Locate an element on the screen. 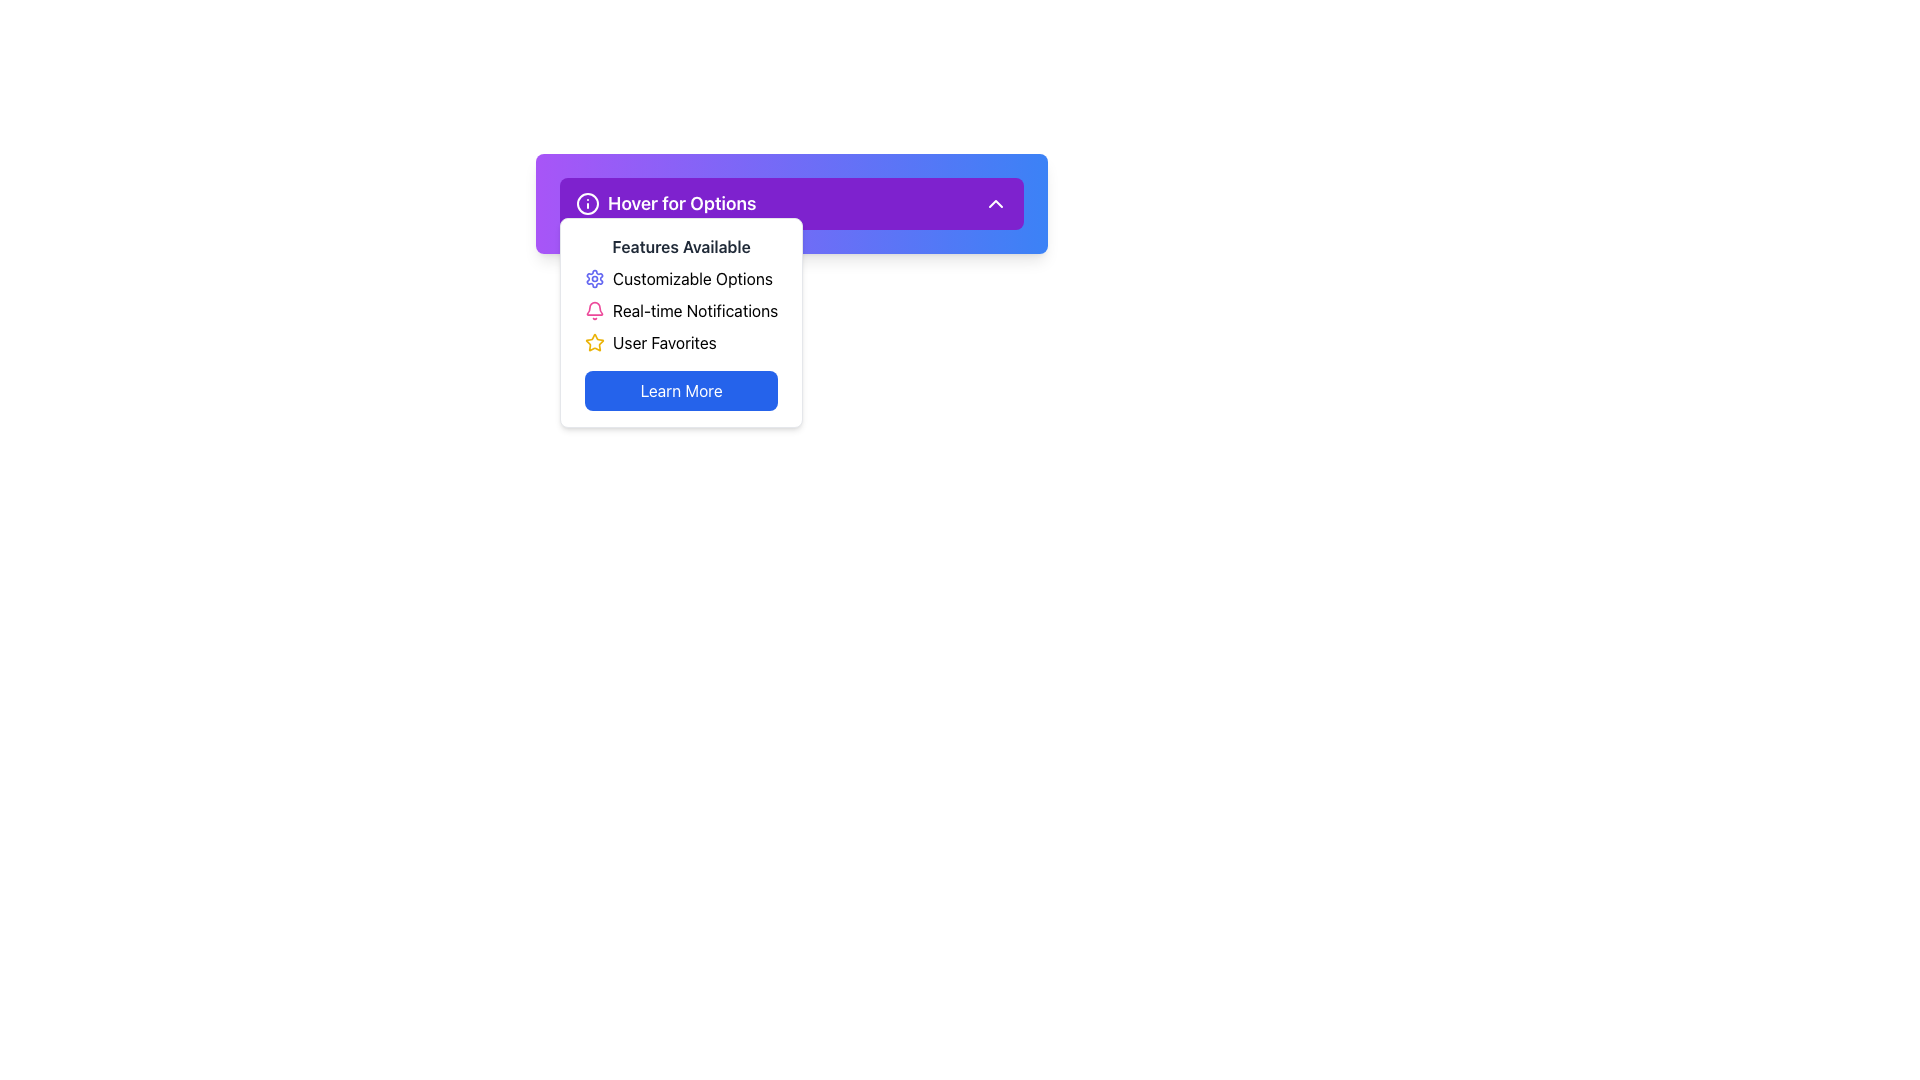 Image resolution: width=1920 pixels, height=1080 pixels. the small downward-pointing chevron icon located within the purple button labeled 'Hover for Options' is located at coordinates (996, 204).